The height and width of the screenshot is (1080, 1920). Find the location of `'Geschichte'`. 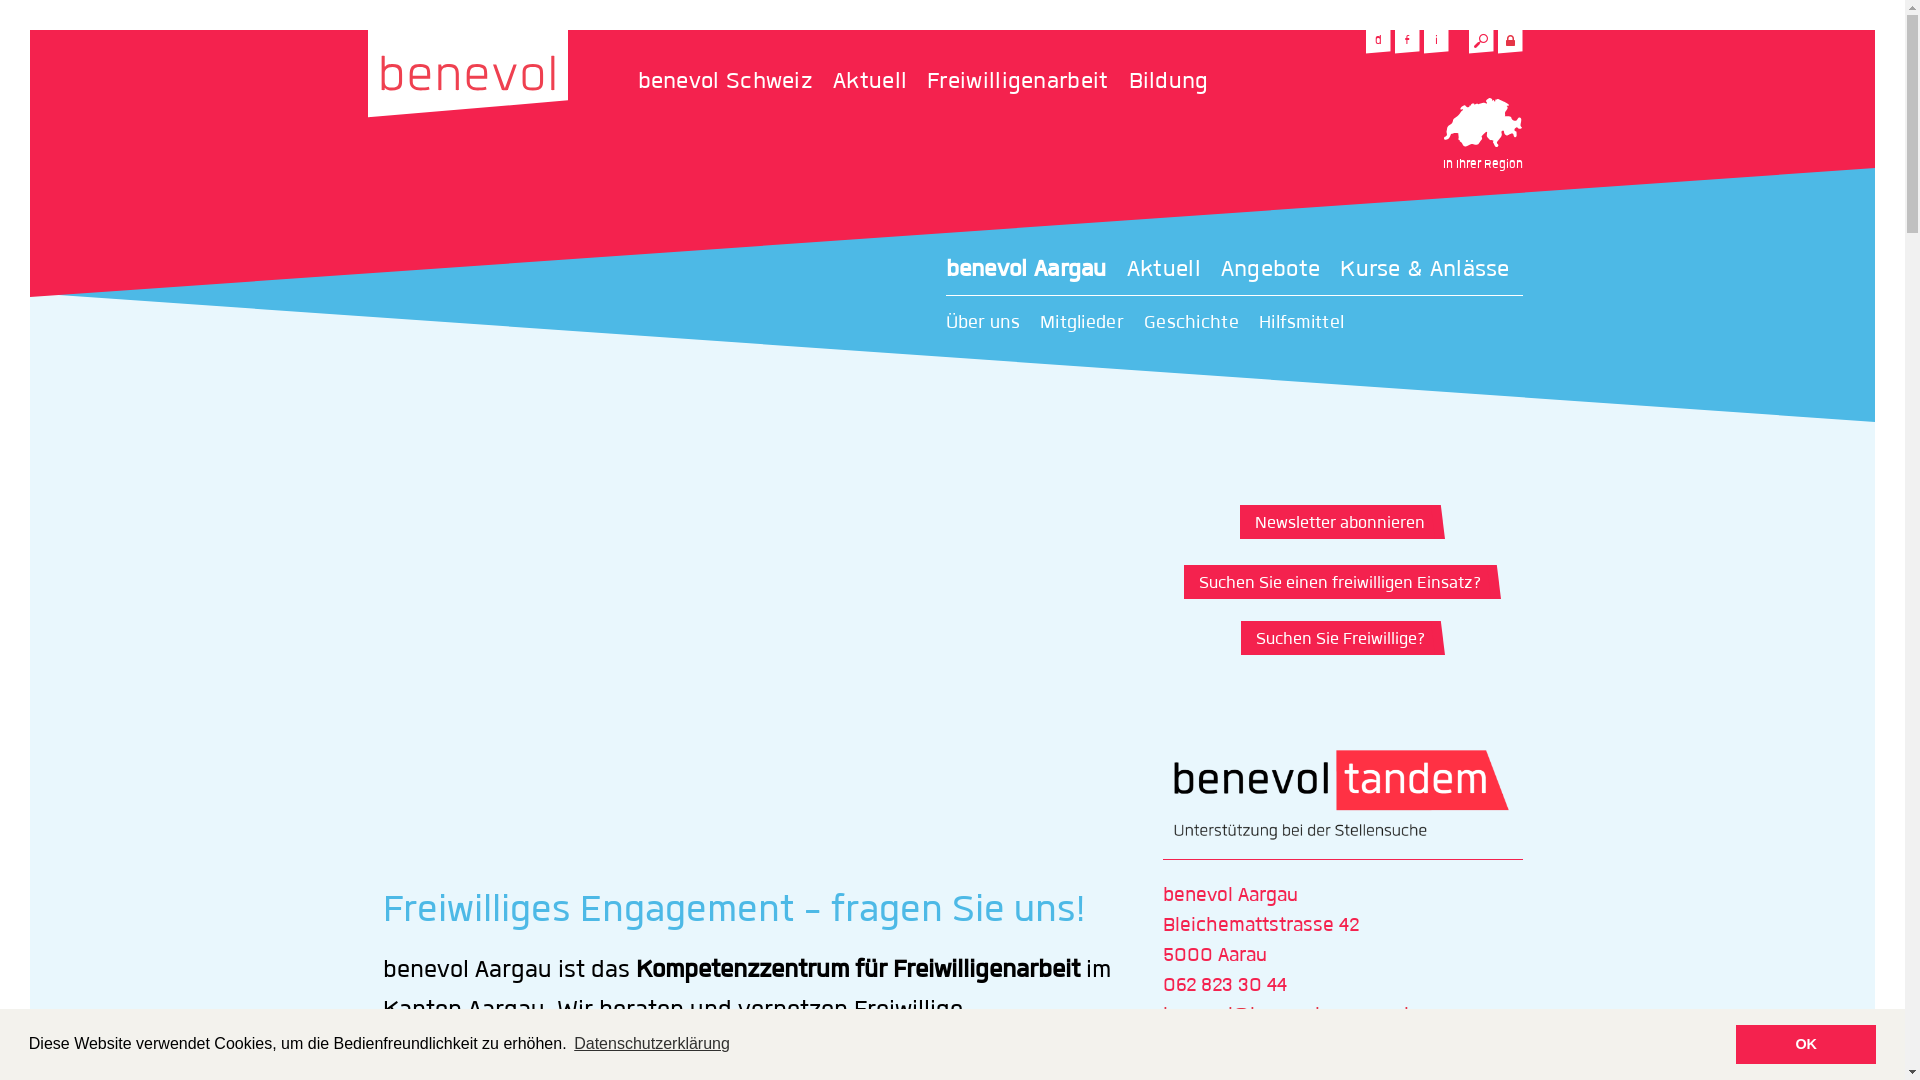

'Geschichte' is located at coordinates (1200, 322).